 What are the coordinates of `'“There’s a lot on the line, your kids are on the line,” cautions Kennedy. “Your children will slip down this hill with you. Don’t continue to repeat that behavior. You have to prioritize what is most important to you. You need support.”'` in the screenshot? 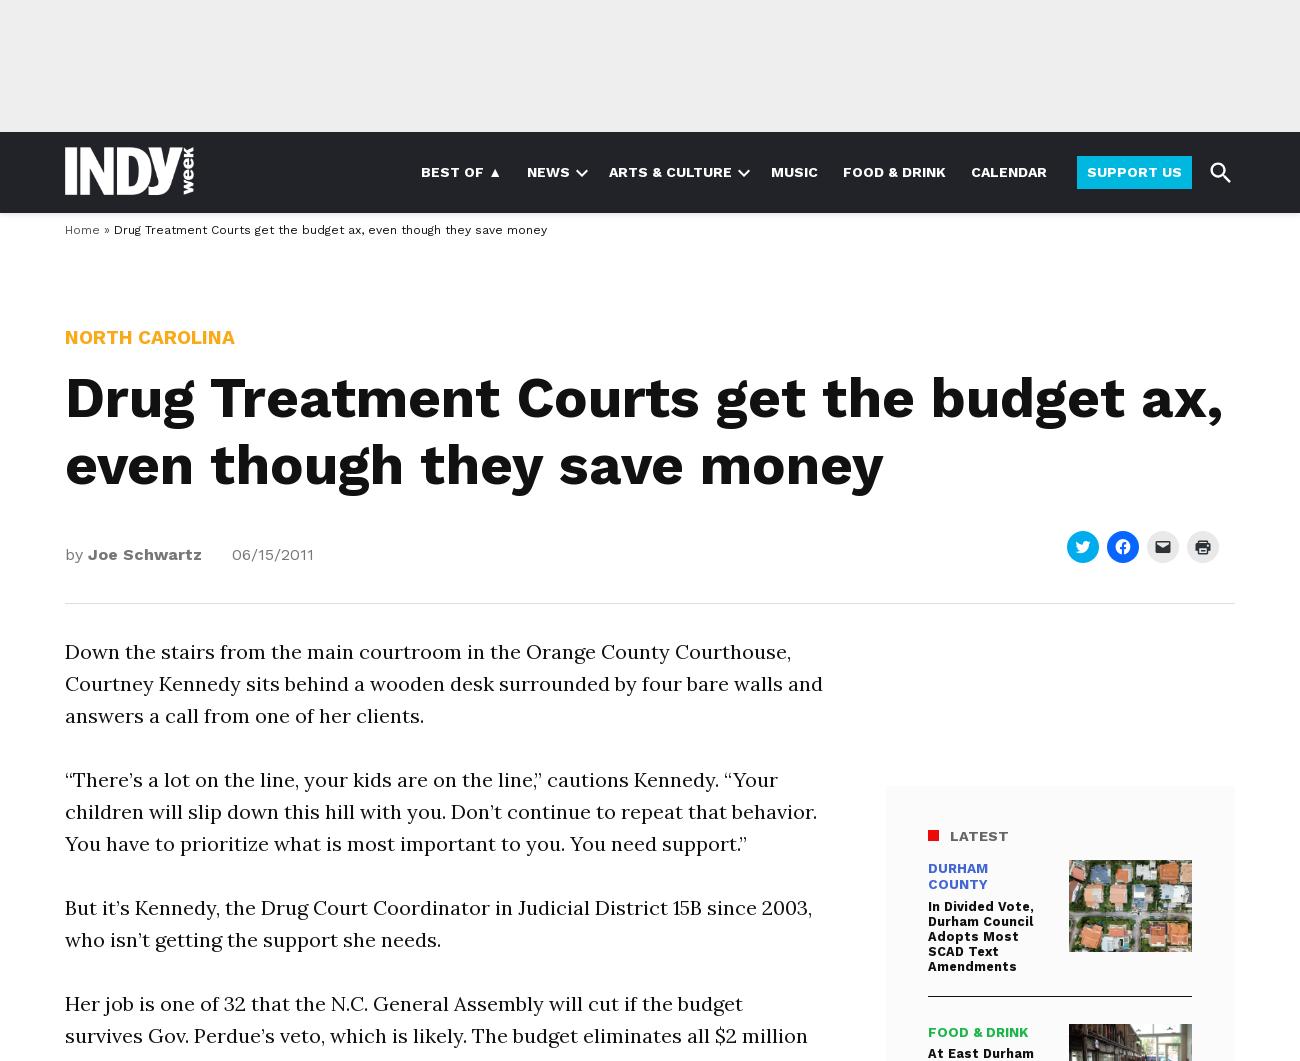 It's located at (439, 810).